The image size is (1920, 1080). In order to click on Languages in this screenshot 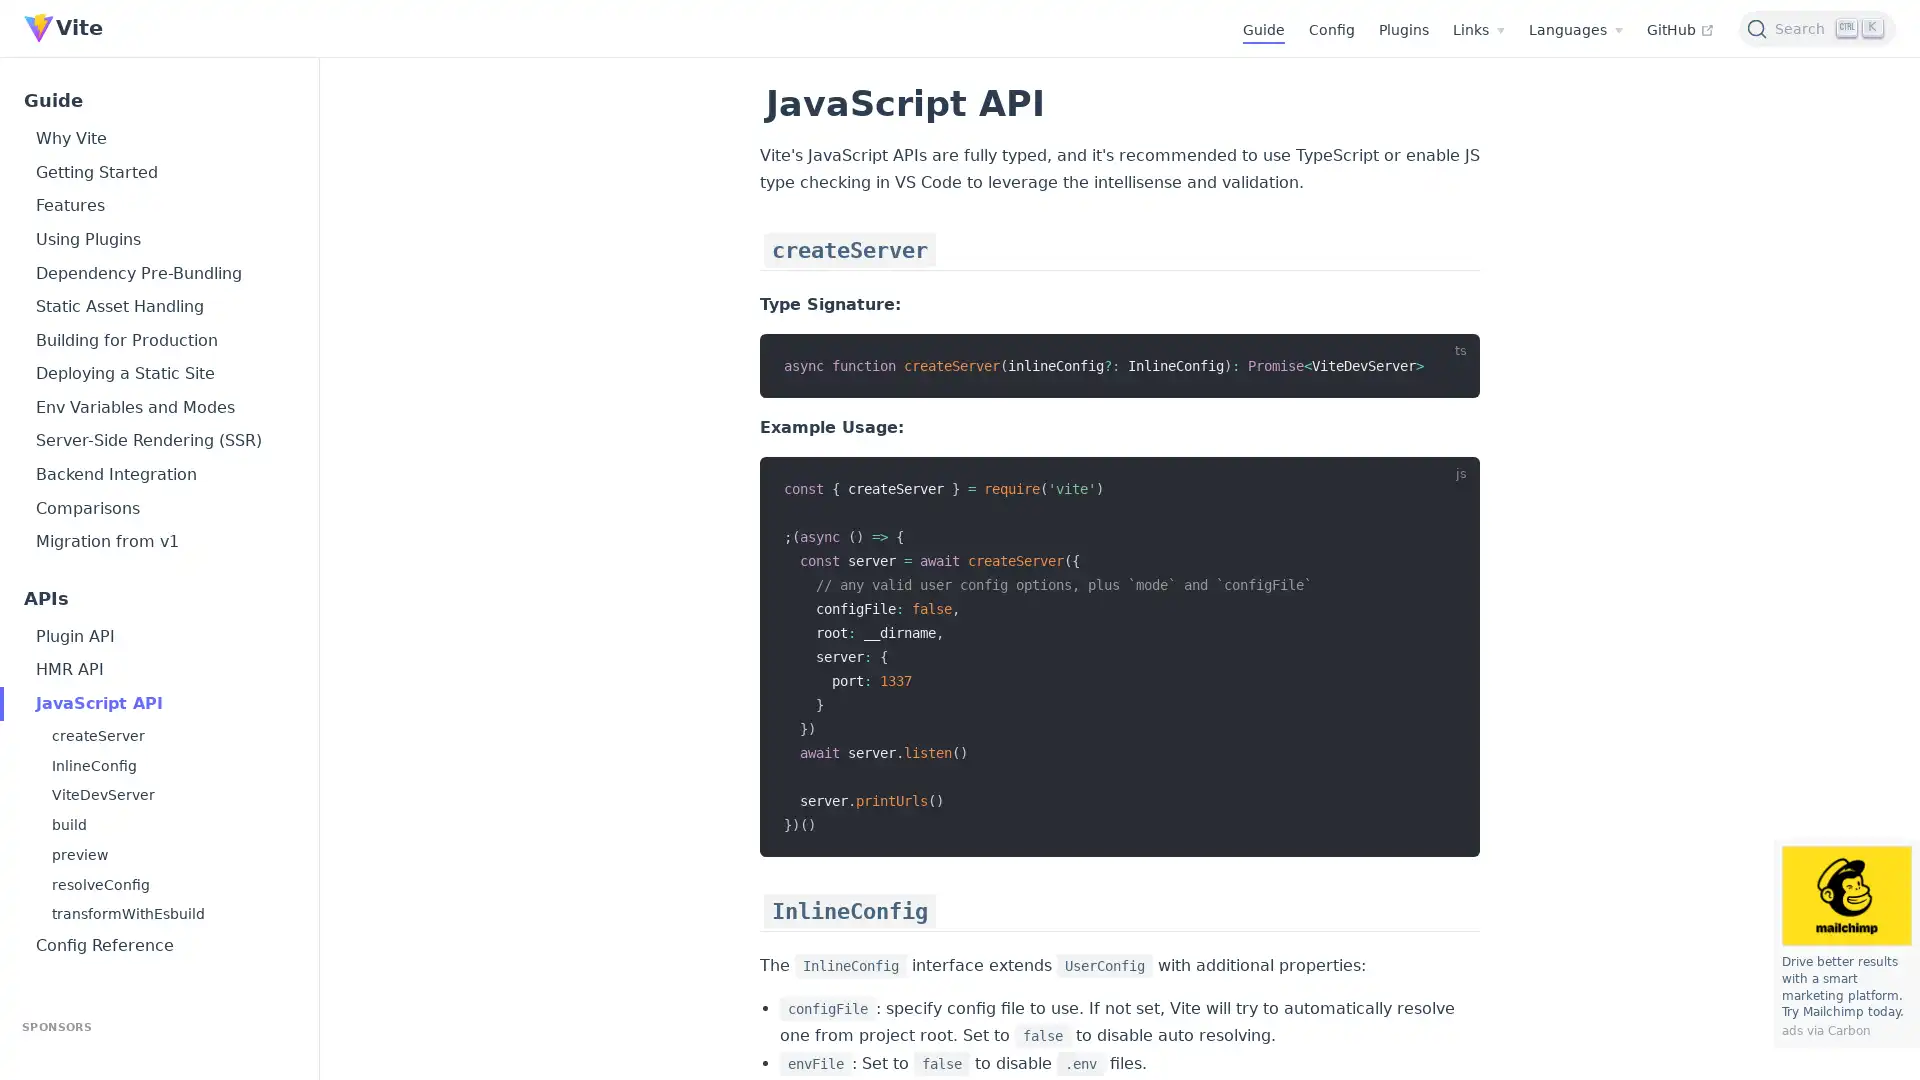, I will do `click(1574, 30)`.